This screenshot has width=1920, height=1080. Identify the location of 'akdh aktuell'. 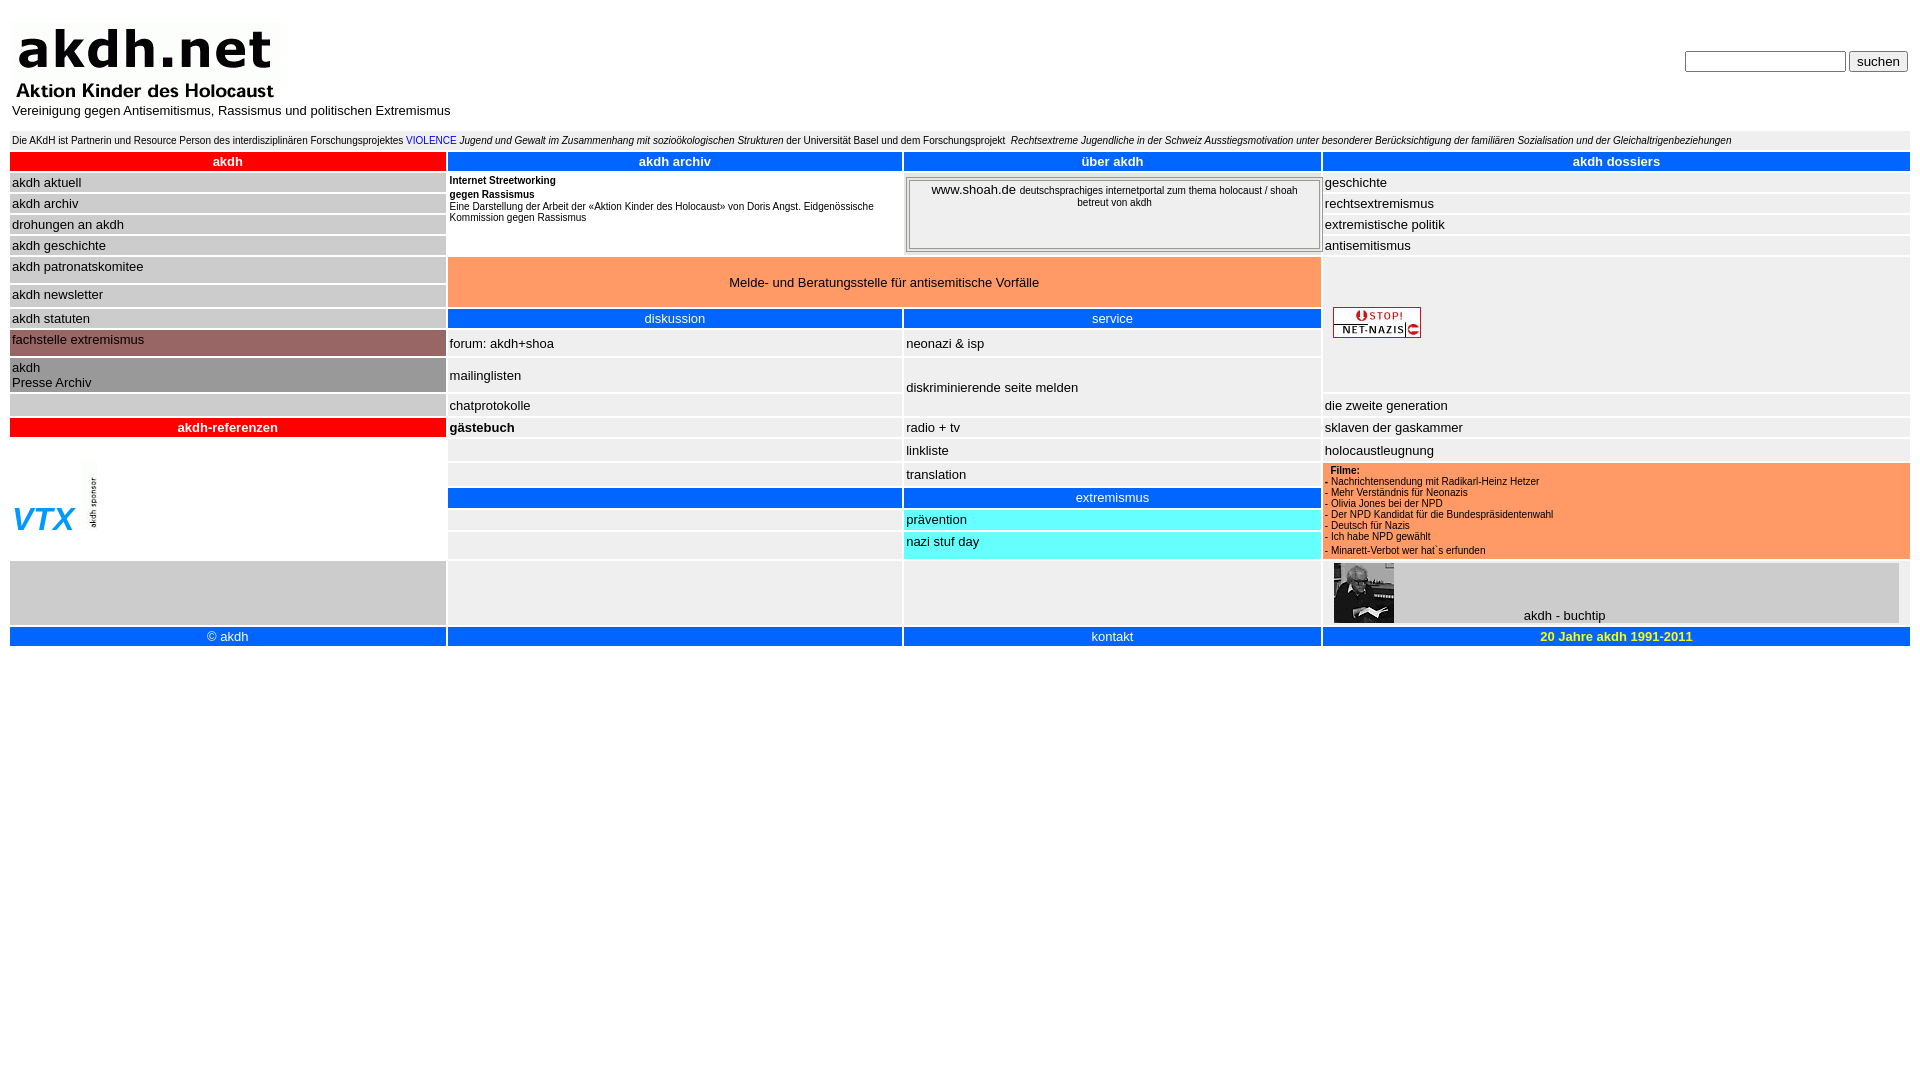
(46, 182).